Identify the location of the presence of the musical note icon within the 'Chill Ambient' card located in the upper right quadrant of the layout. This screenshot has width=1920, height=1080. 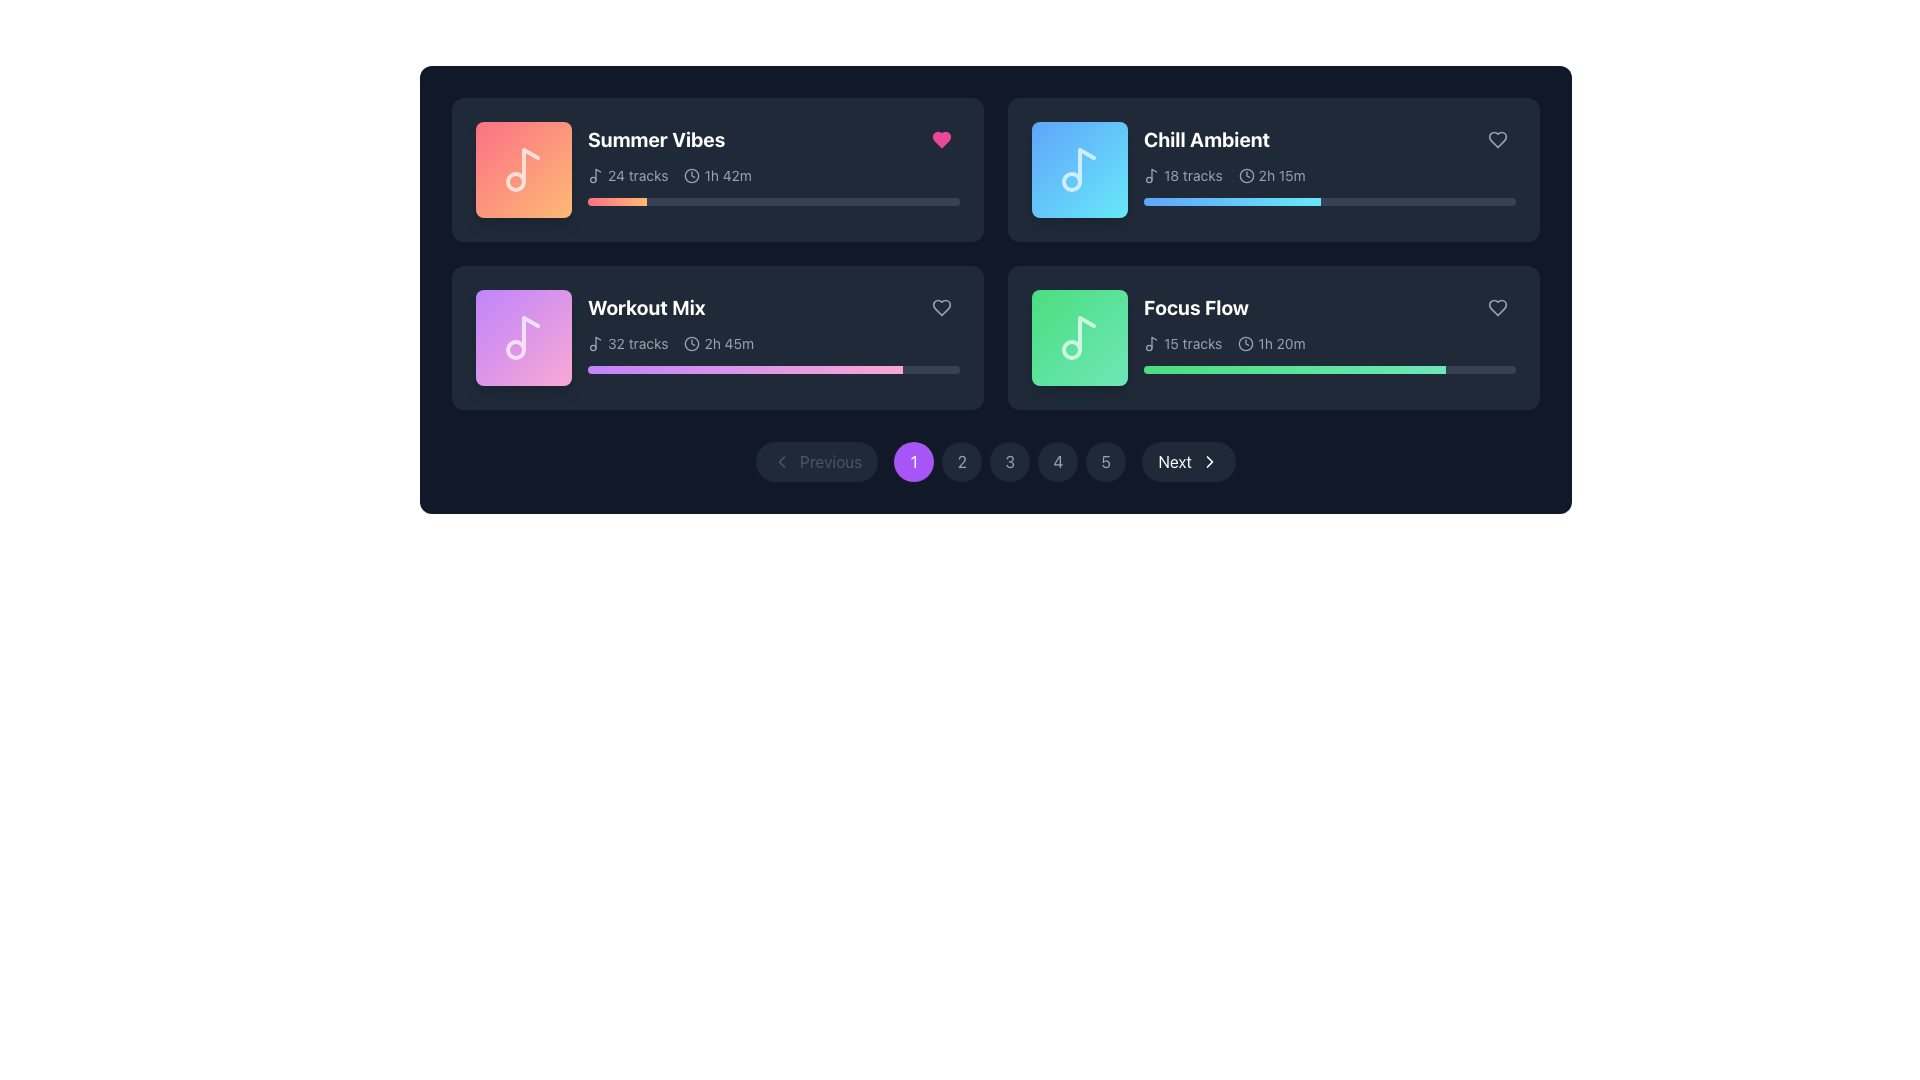
(1154, 173).